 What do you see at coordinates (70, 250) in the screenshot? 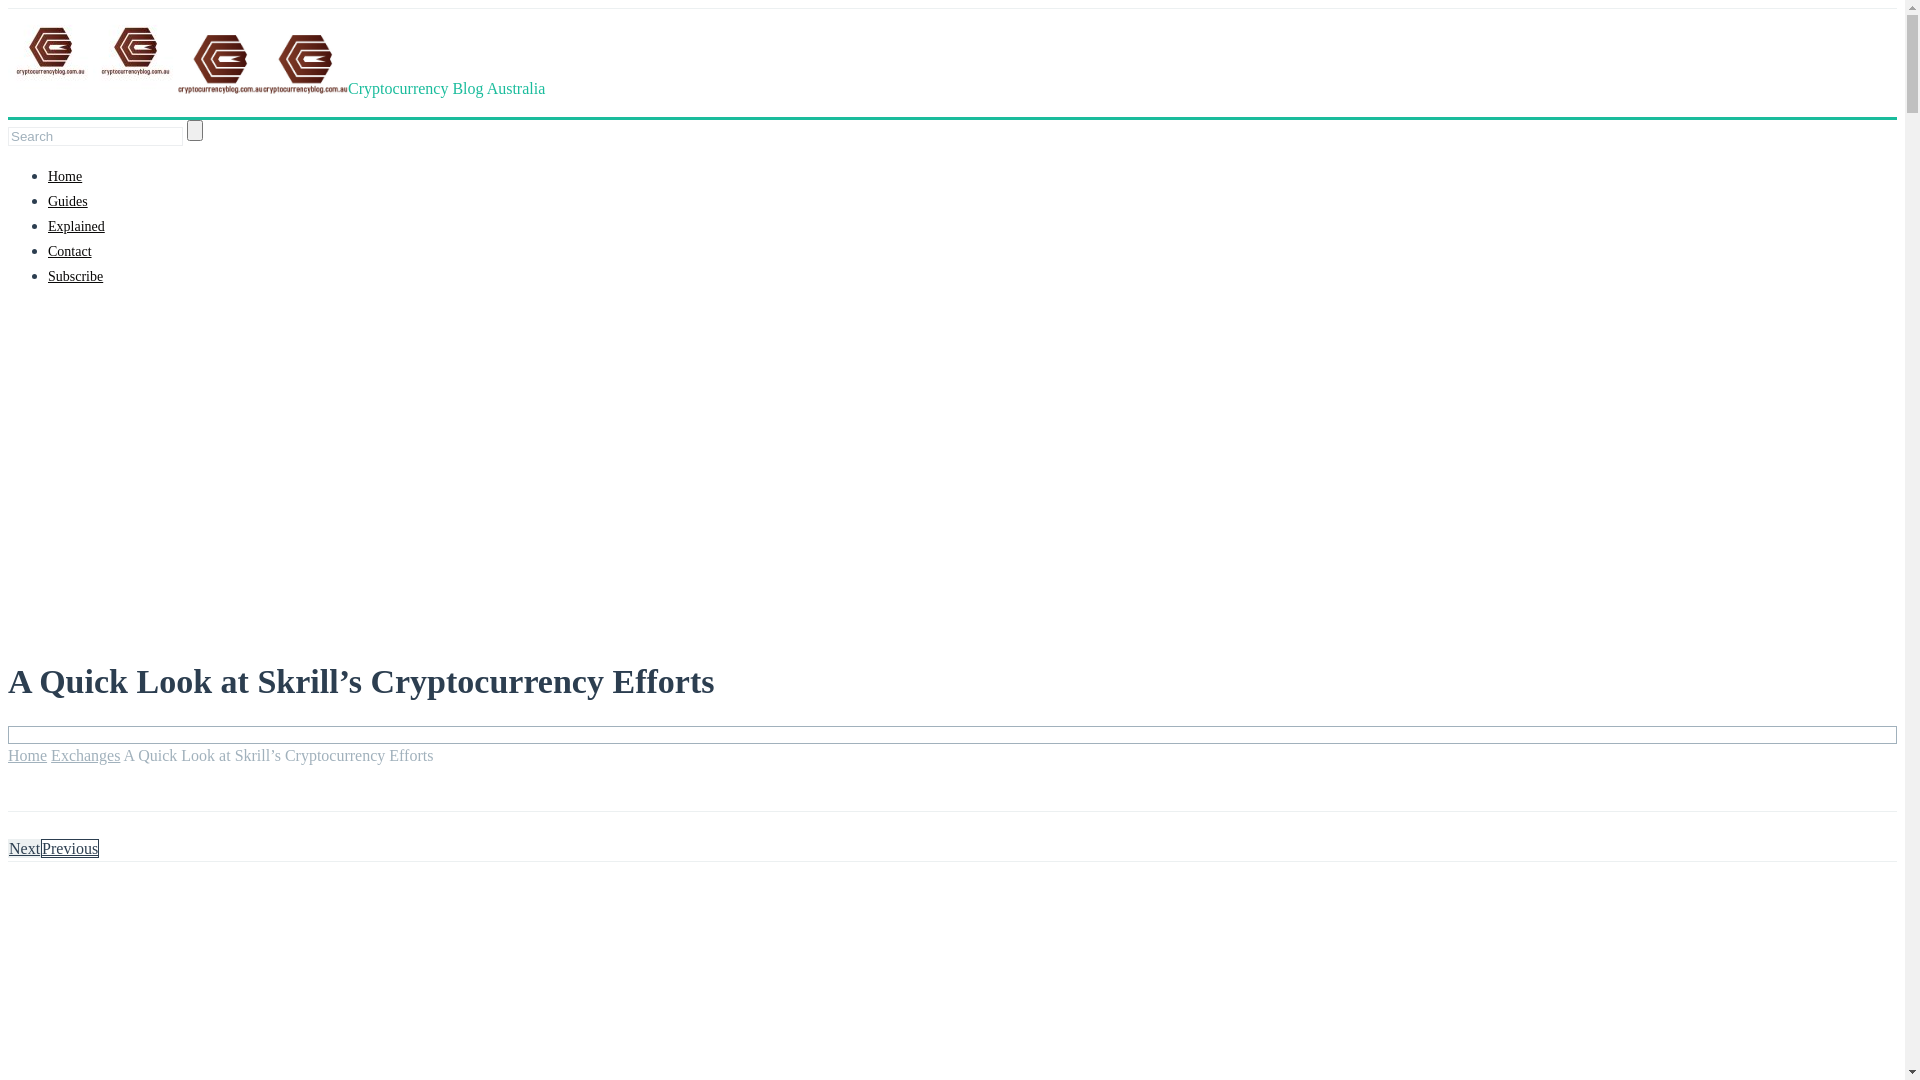
I see `'Contact'` at bounding box center [70, 250].